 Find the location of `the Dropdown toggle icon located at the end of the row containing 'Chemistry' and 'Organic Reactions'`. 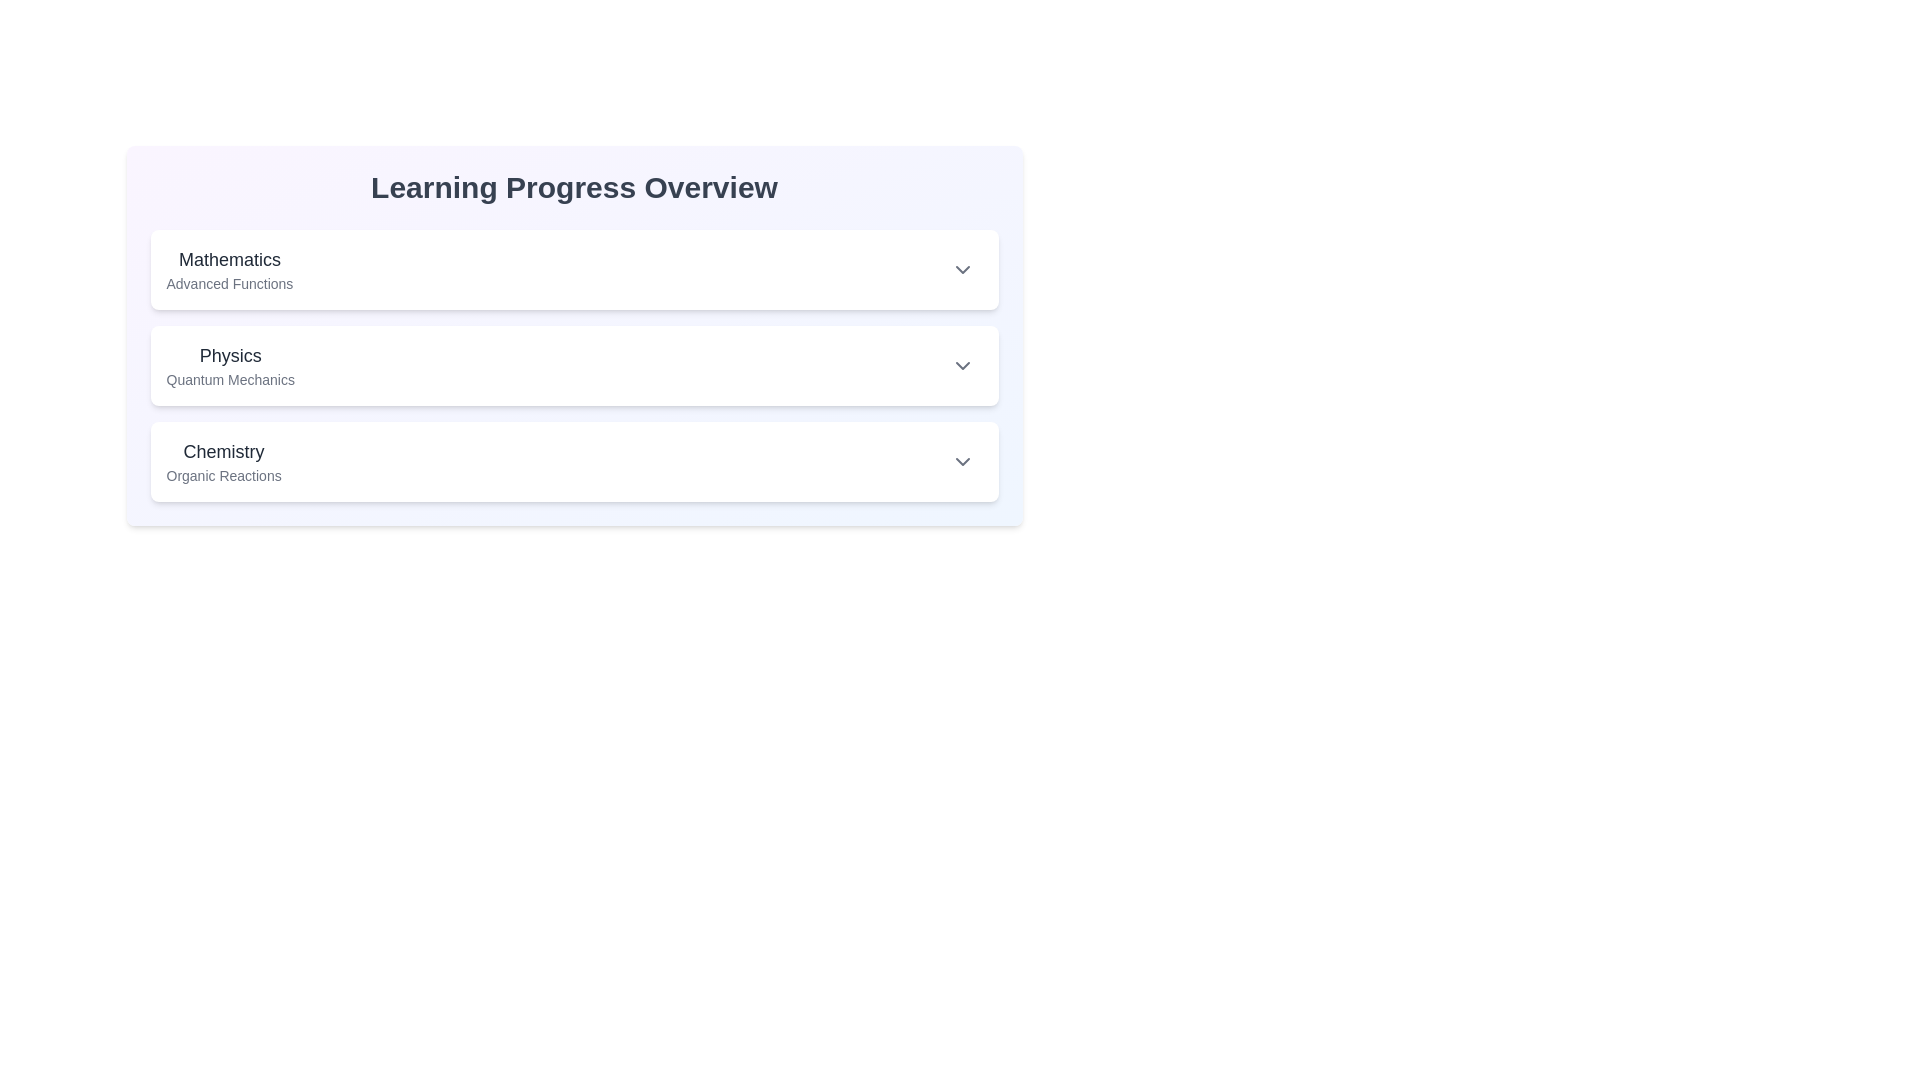

the Dropdown toggle icon located at the end of the row containing 'Chemistry' and 'Organic Reactions' is located at coordinates (962, 462).